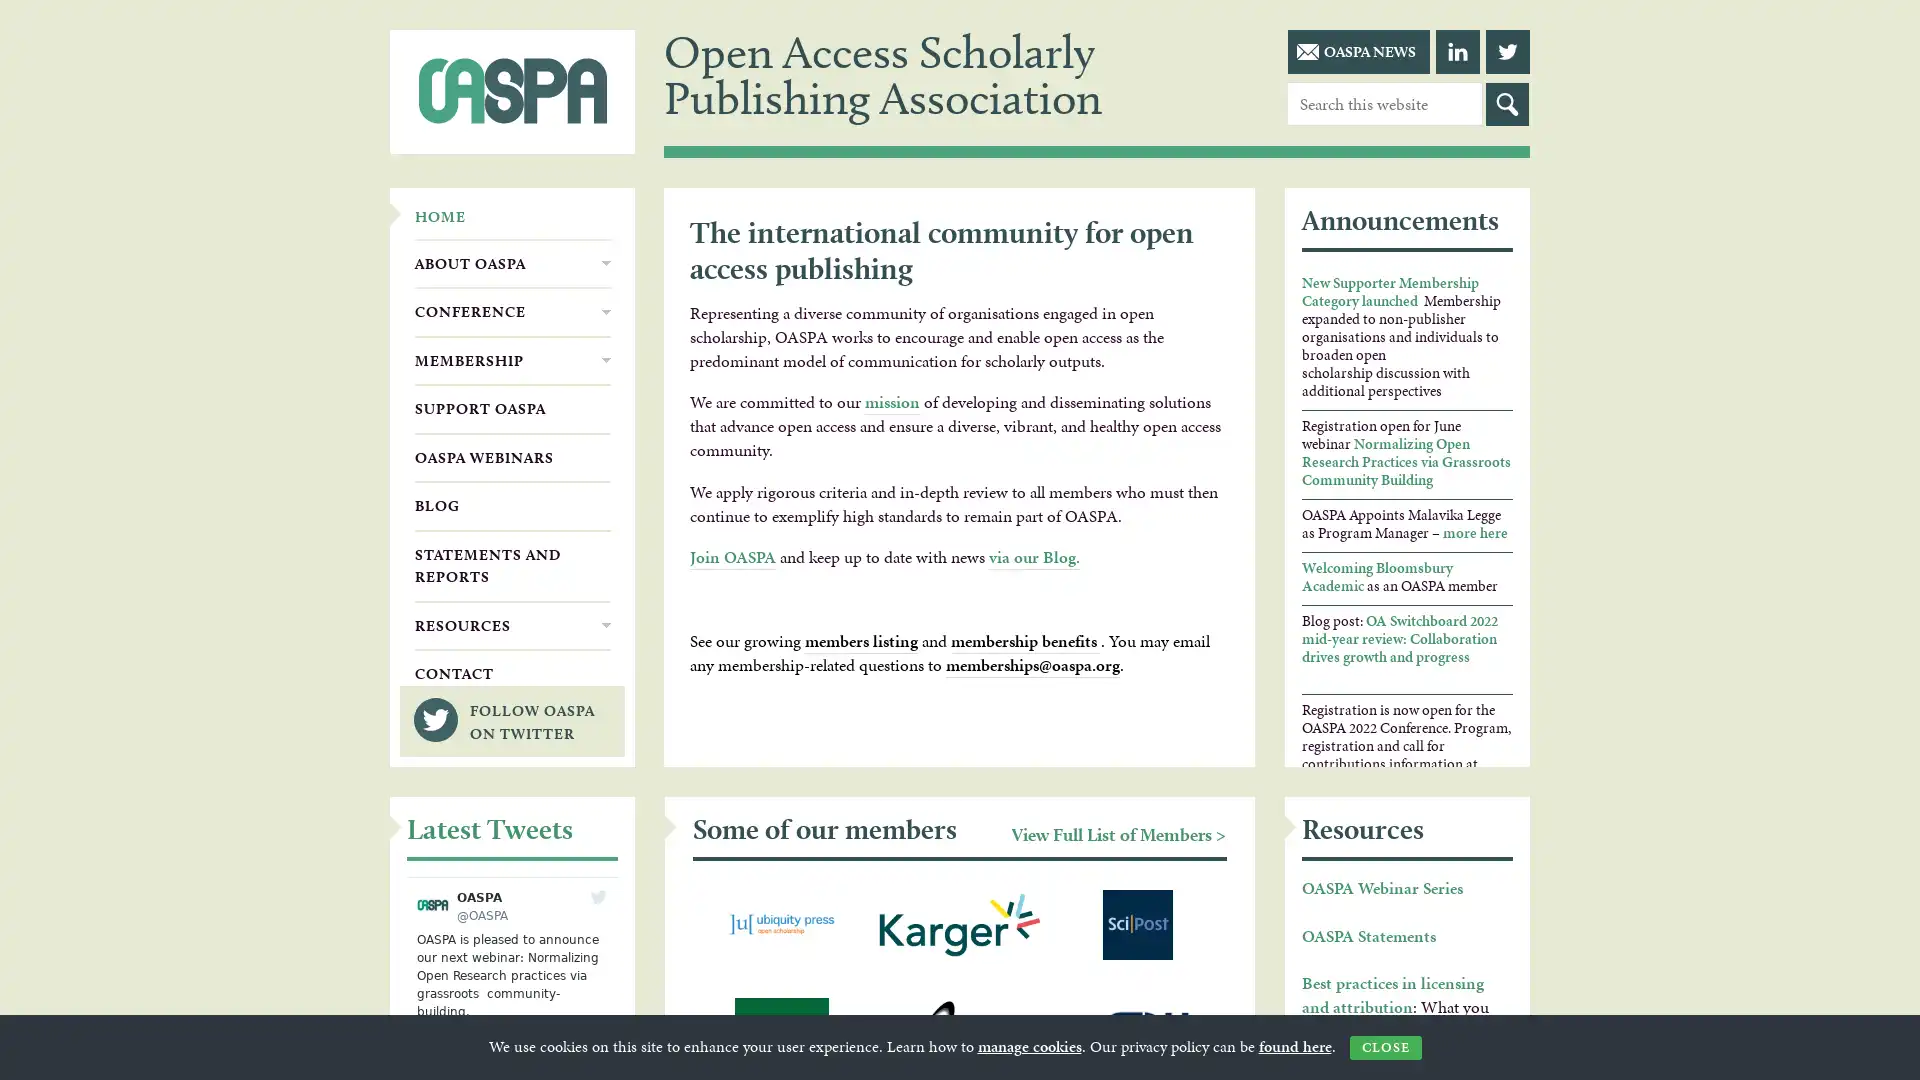 This screenshot has height=1080, width=1920. What do you see at coordinates (1384, 1047) in the screenshot?
I see `CLOSE` at bounding box center [1384, 1047].